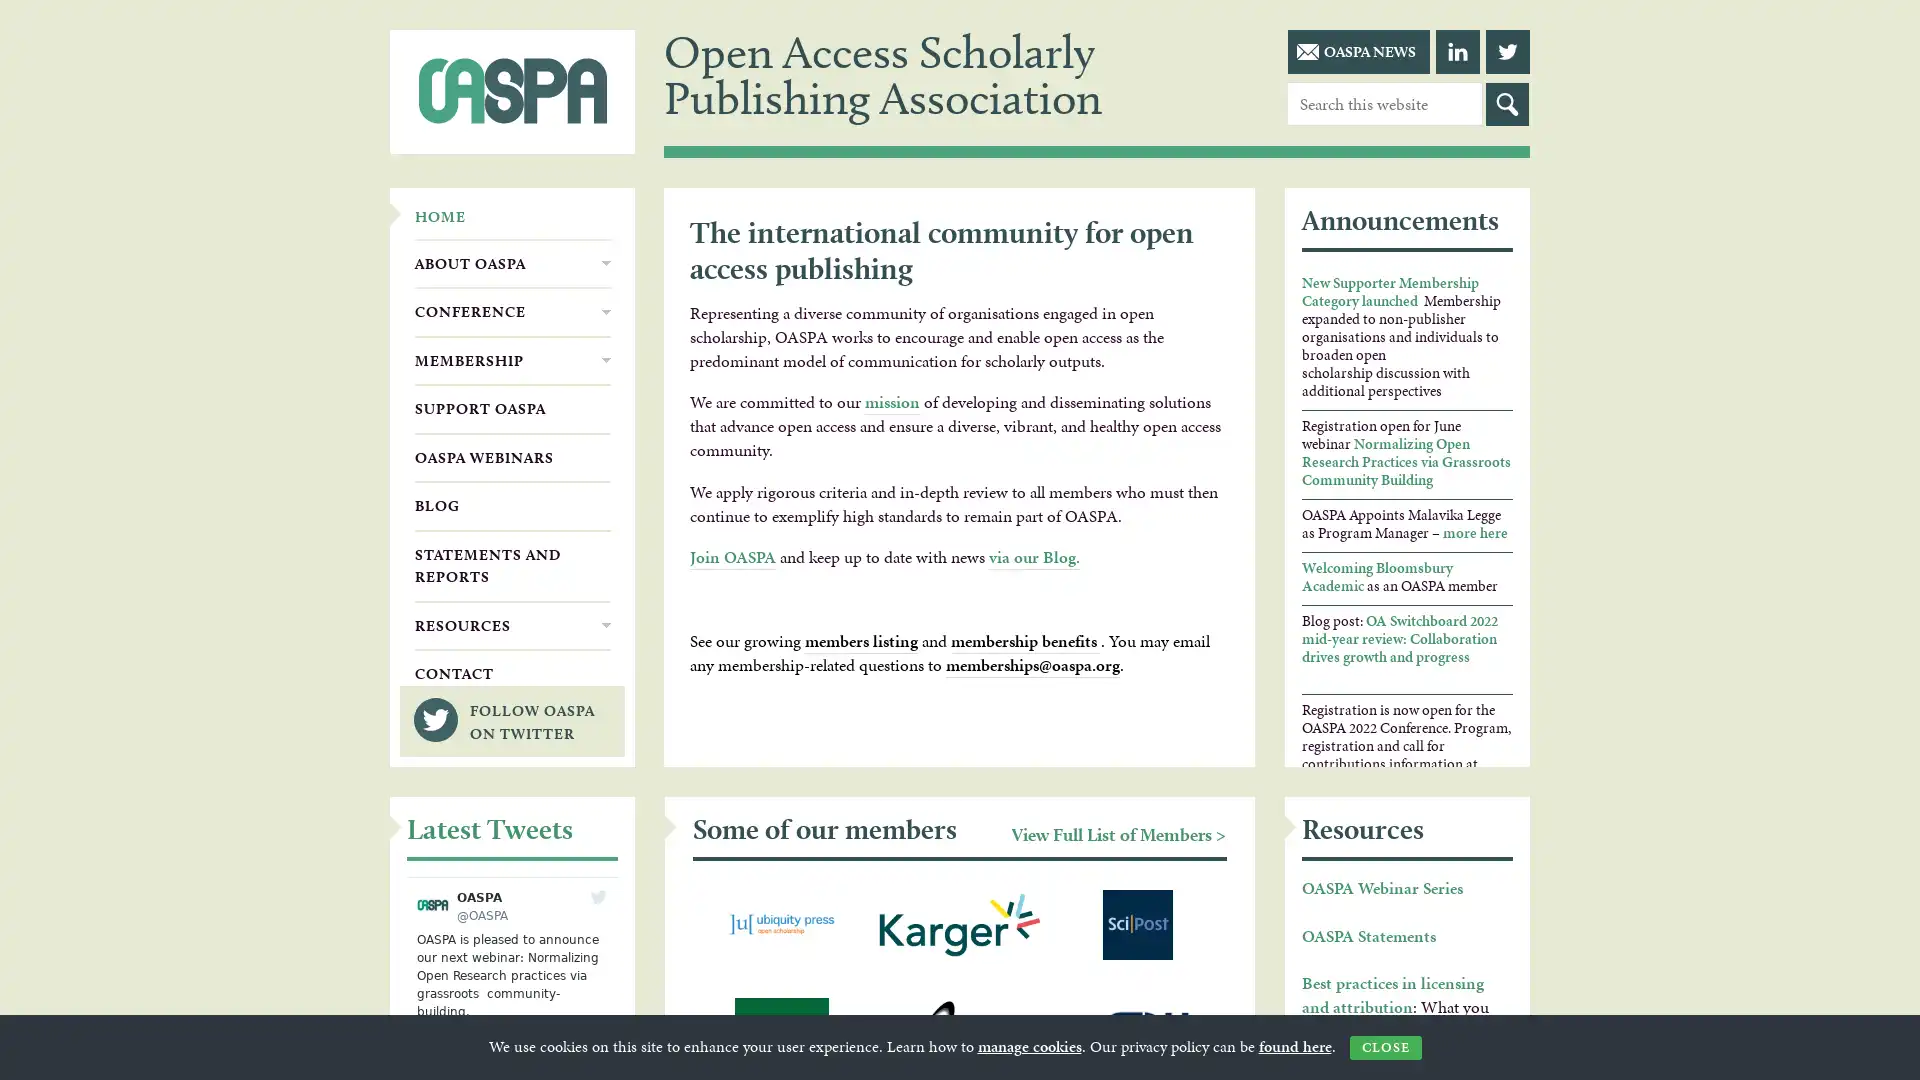 This screenshot has height=1080, width=1920. What do you see at coordinates (1384, 1047) in the screenshot?
I see `CLOSE` at bounding box center [1384, 1047].